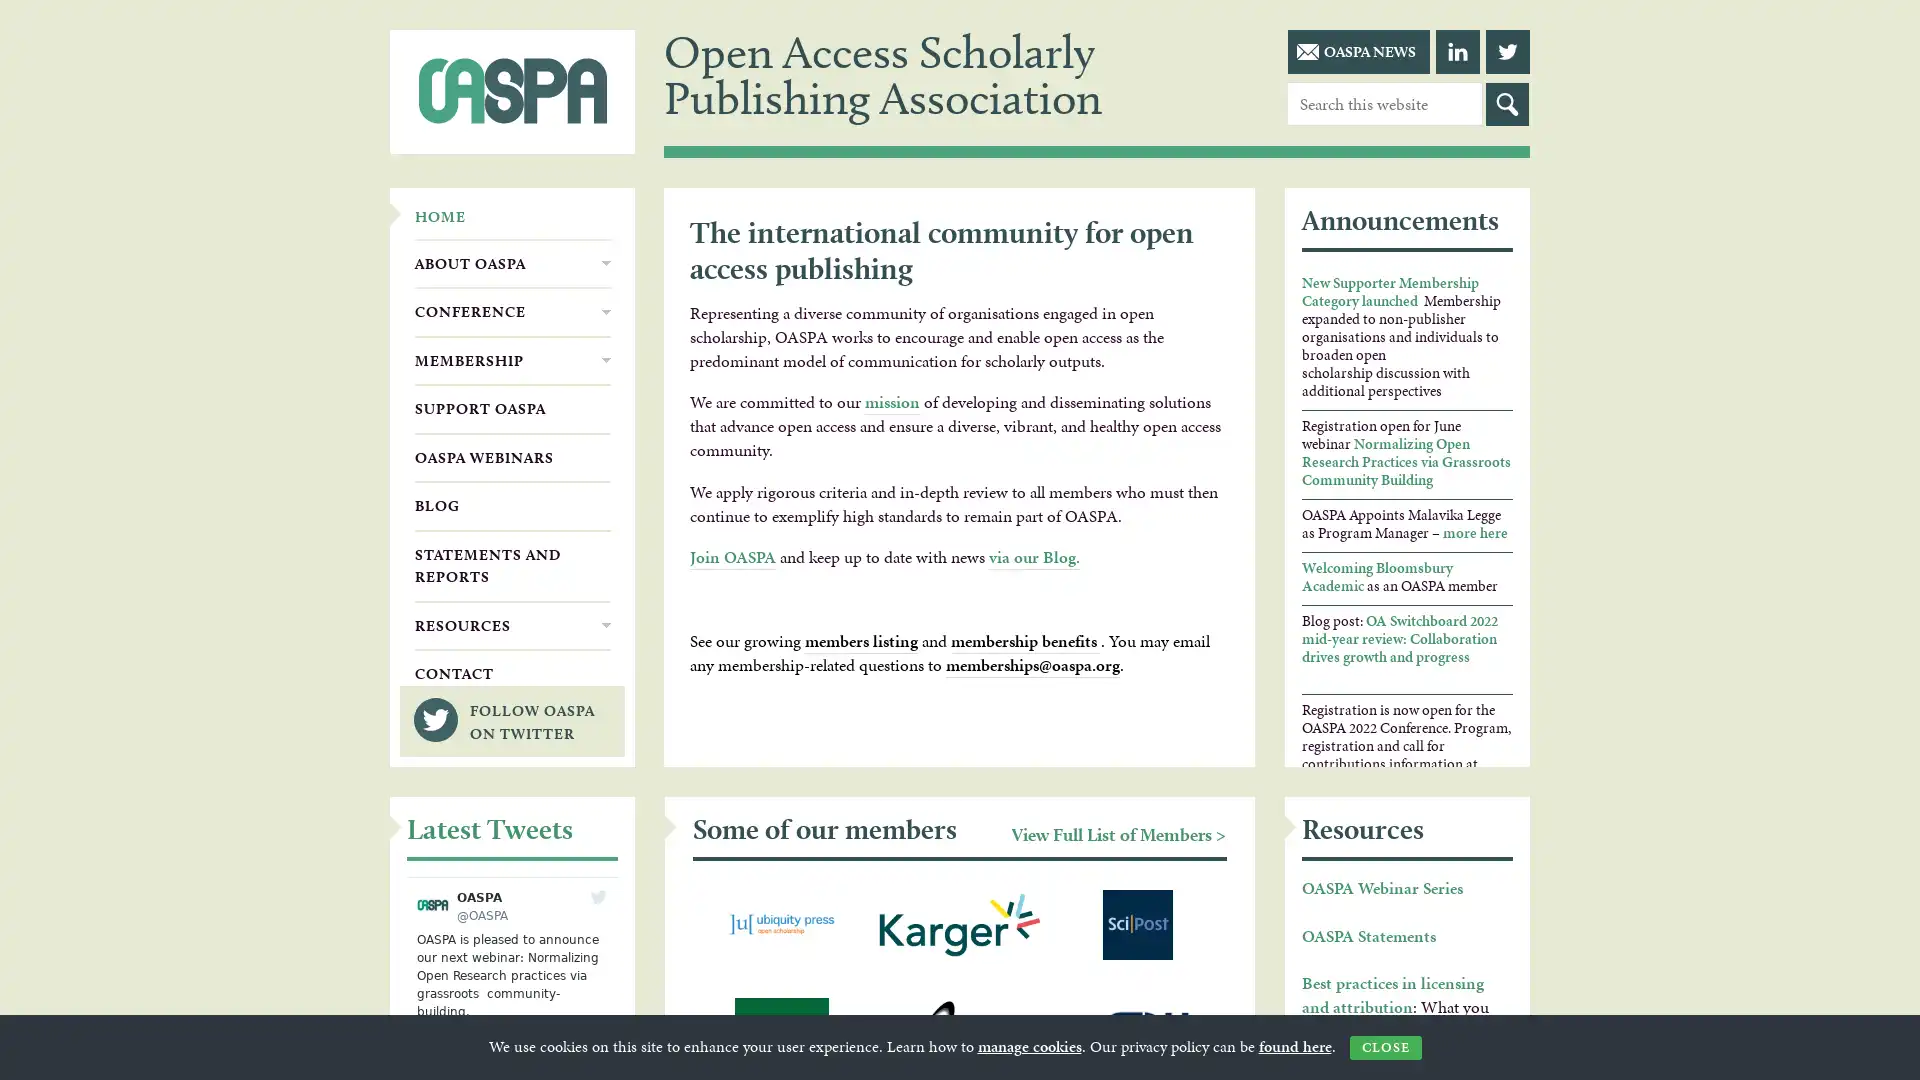 This screenshot has height=1080, width=1920. What do you see at coordinates (1384, 1047) in the screenshot?
I see `CLOSE` at bounding box center [1384, 1047].